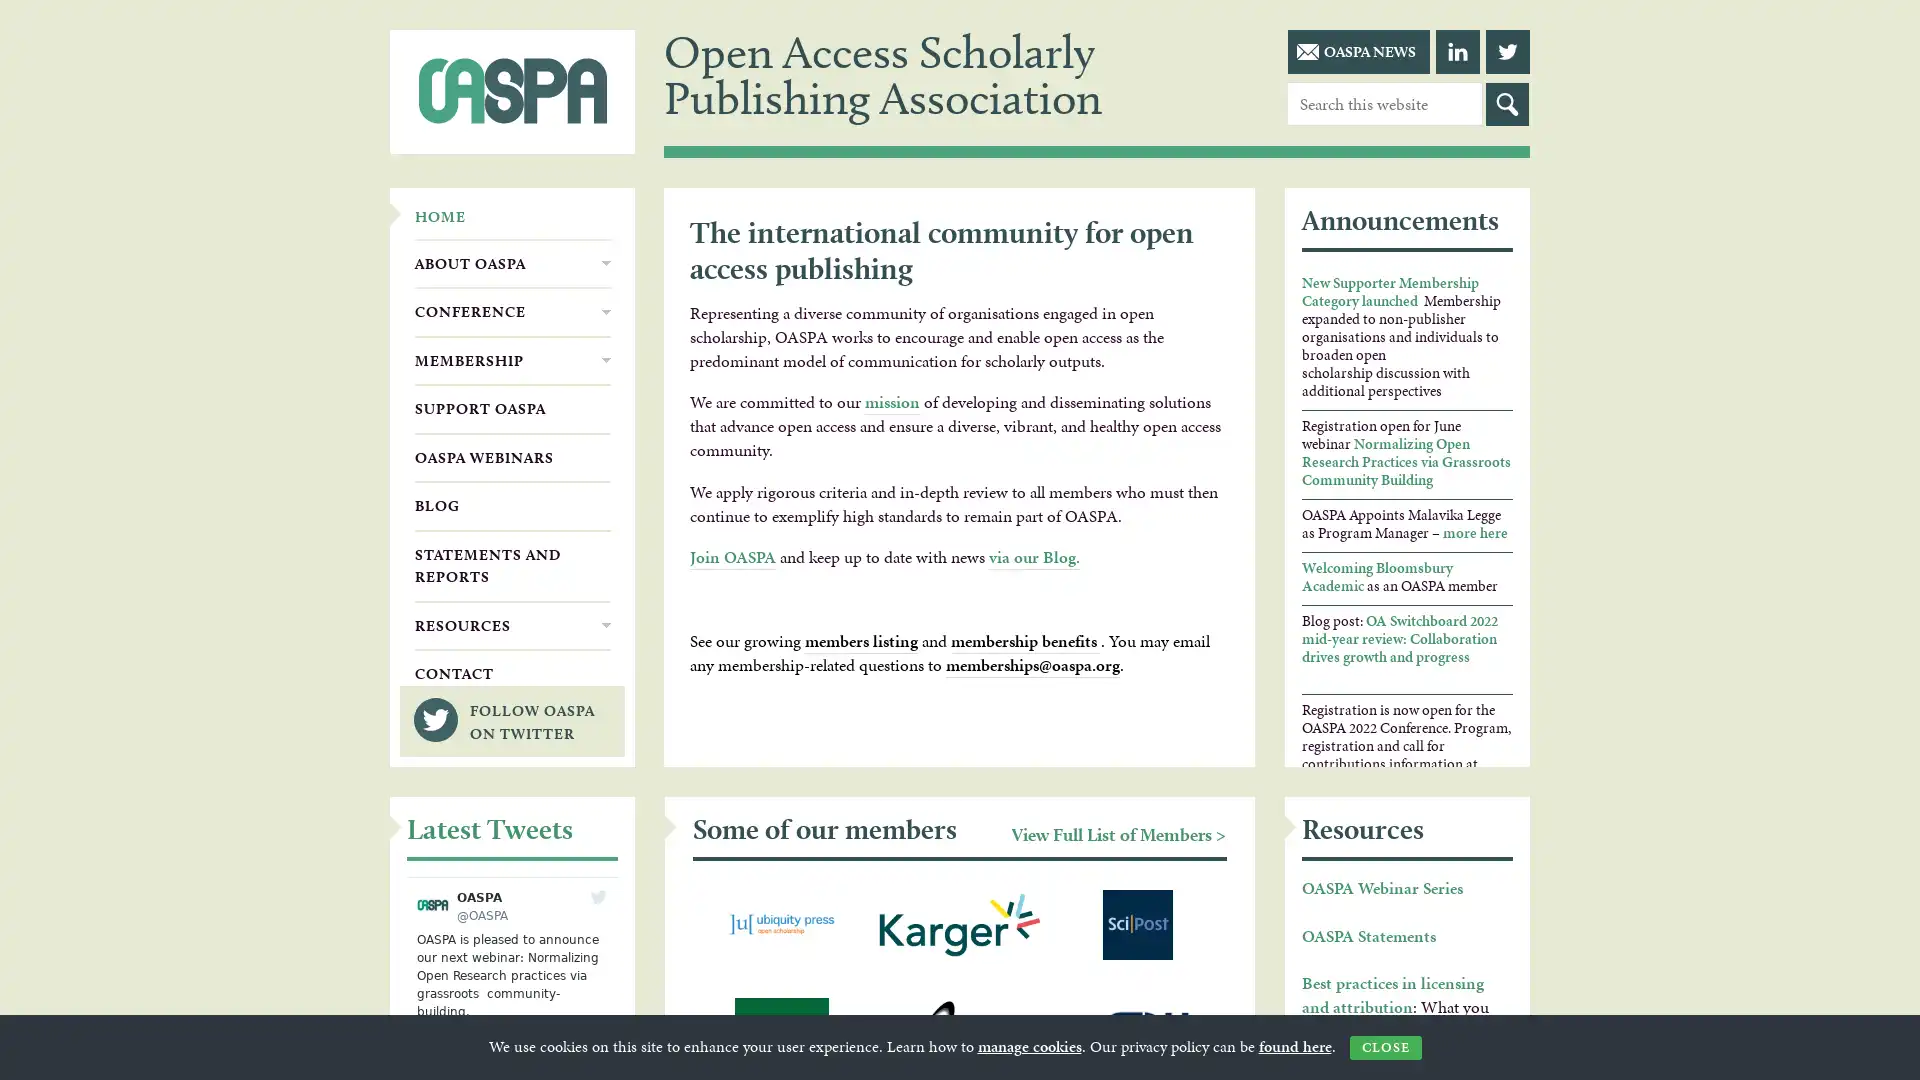 This screenshot has height=1080, width=1920. What do you see at coordinates (1384, 1047) in the screenshot?
I see `CLOSE` at bounding box center [1384, 1047].